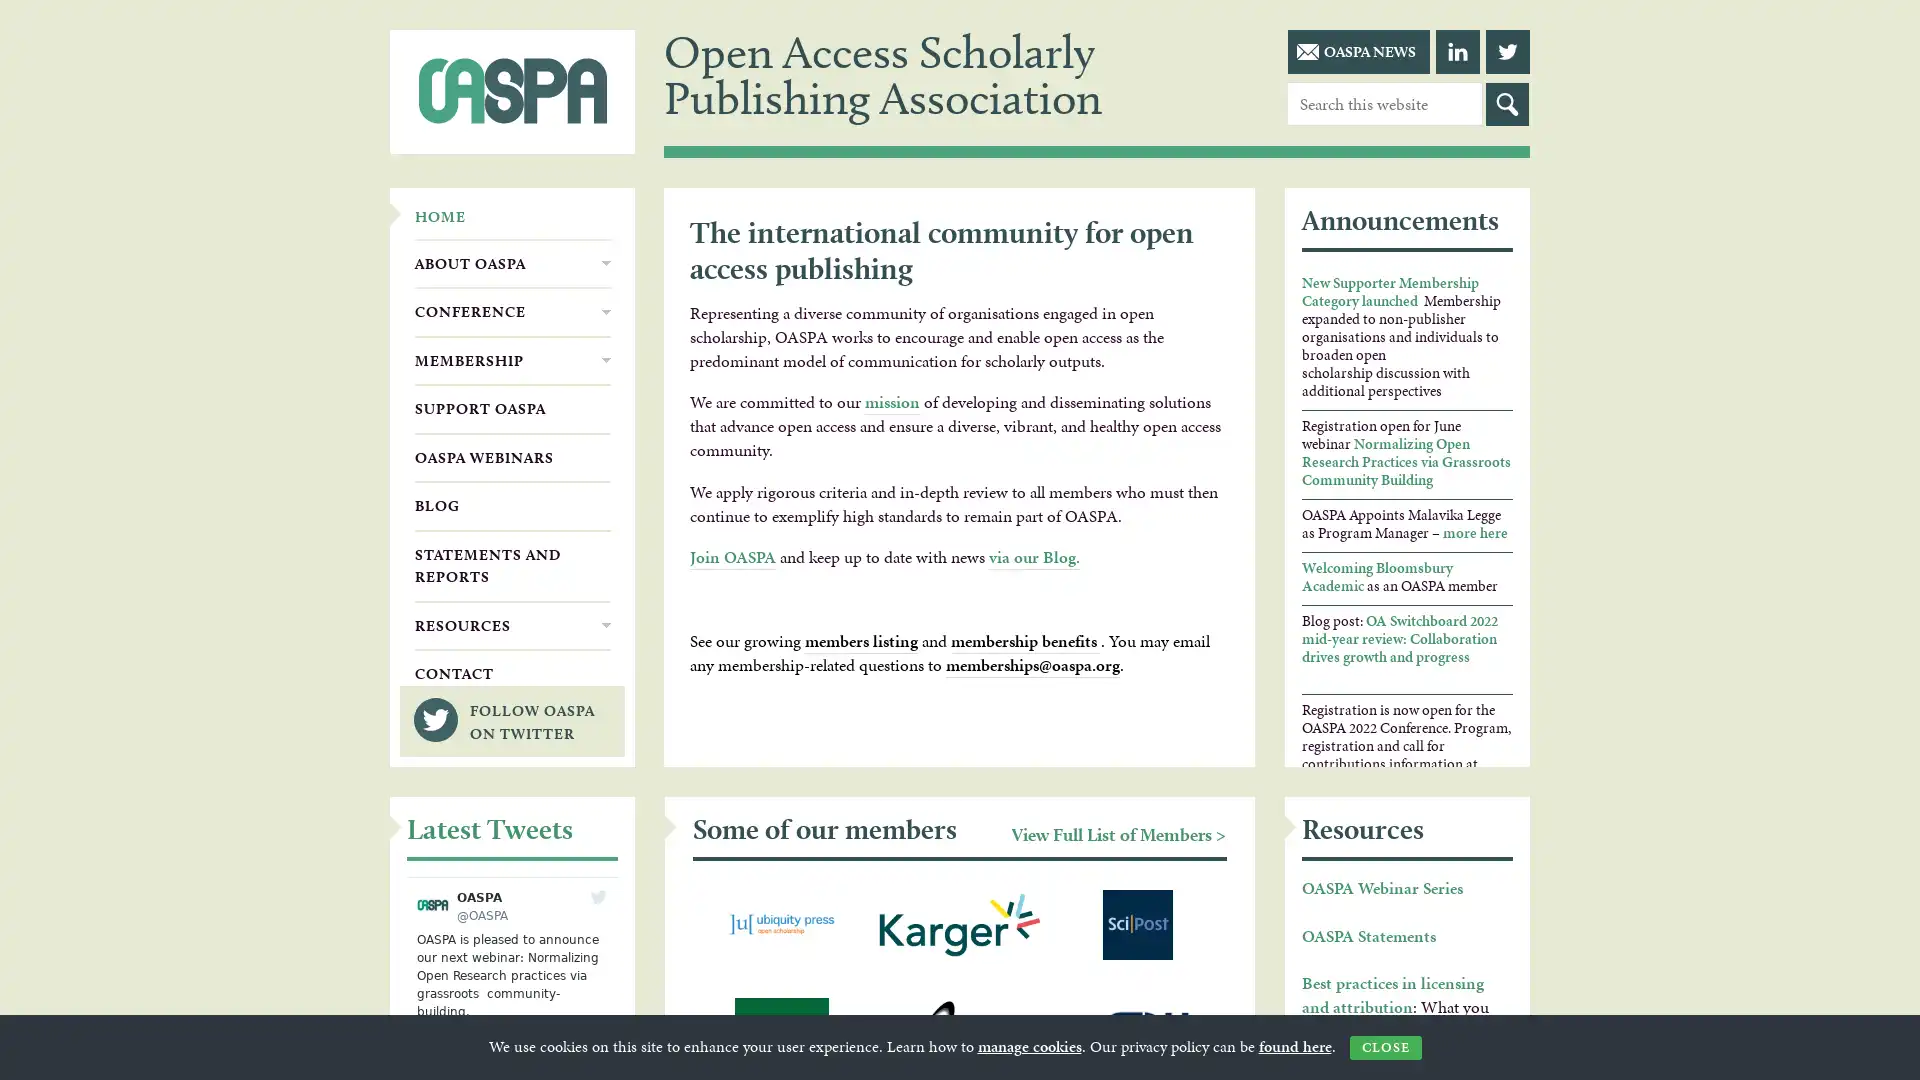 This screenshot has height=1080, width=1920. What do you see at coordinates (1384, 1047) in the screenshot?
I see `CLOSE` at bounding box center [1384, 1047].